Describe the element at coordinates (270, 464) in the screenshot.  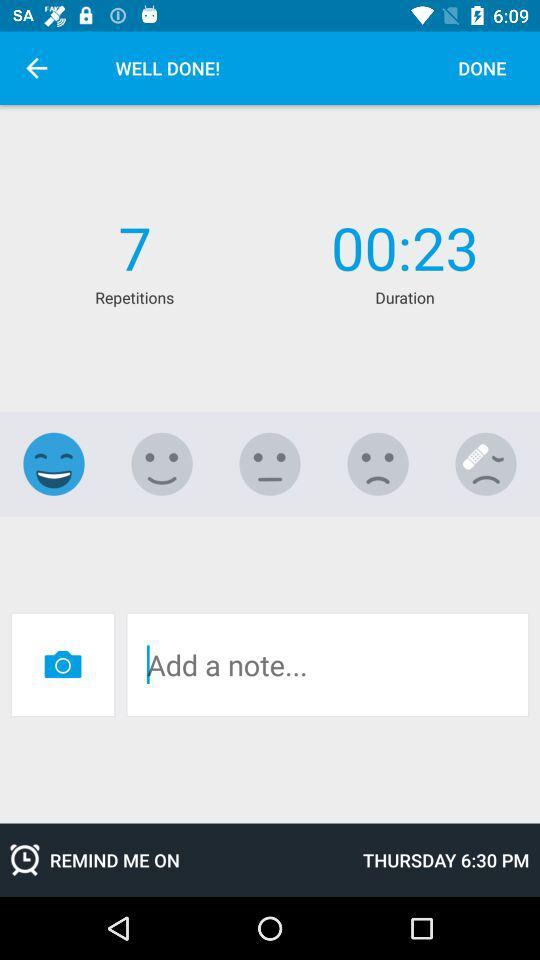
I see `emogi` at that location.